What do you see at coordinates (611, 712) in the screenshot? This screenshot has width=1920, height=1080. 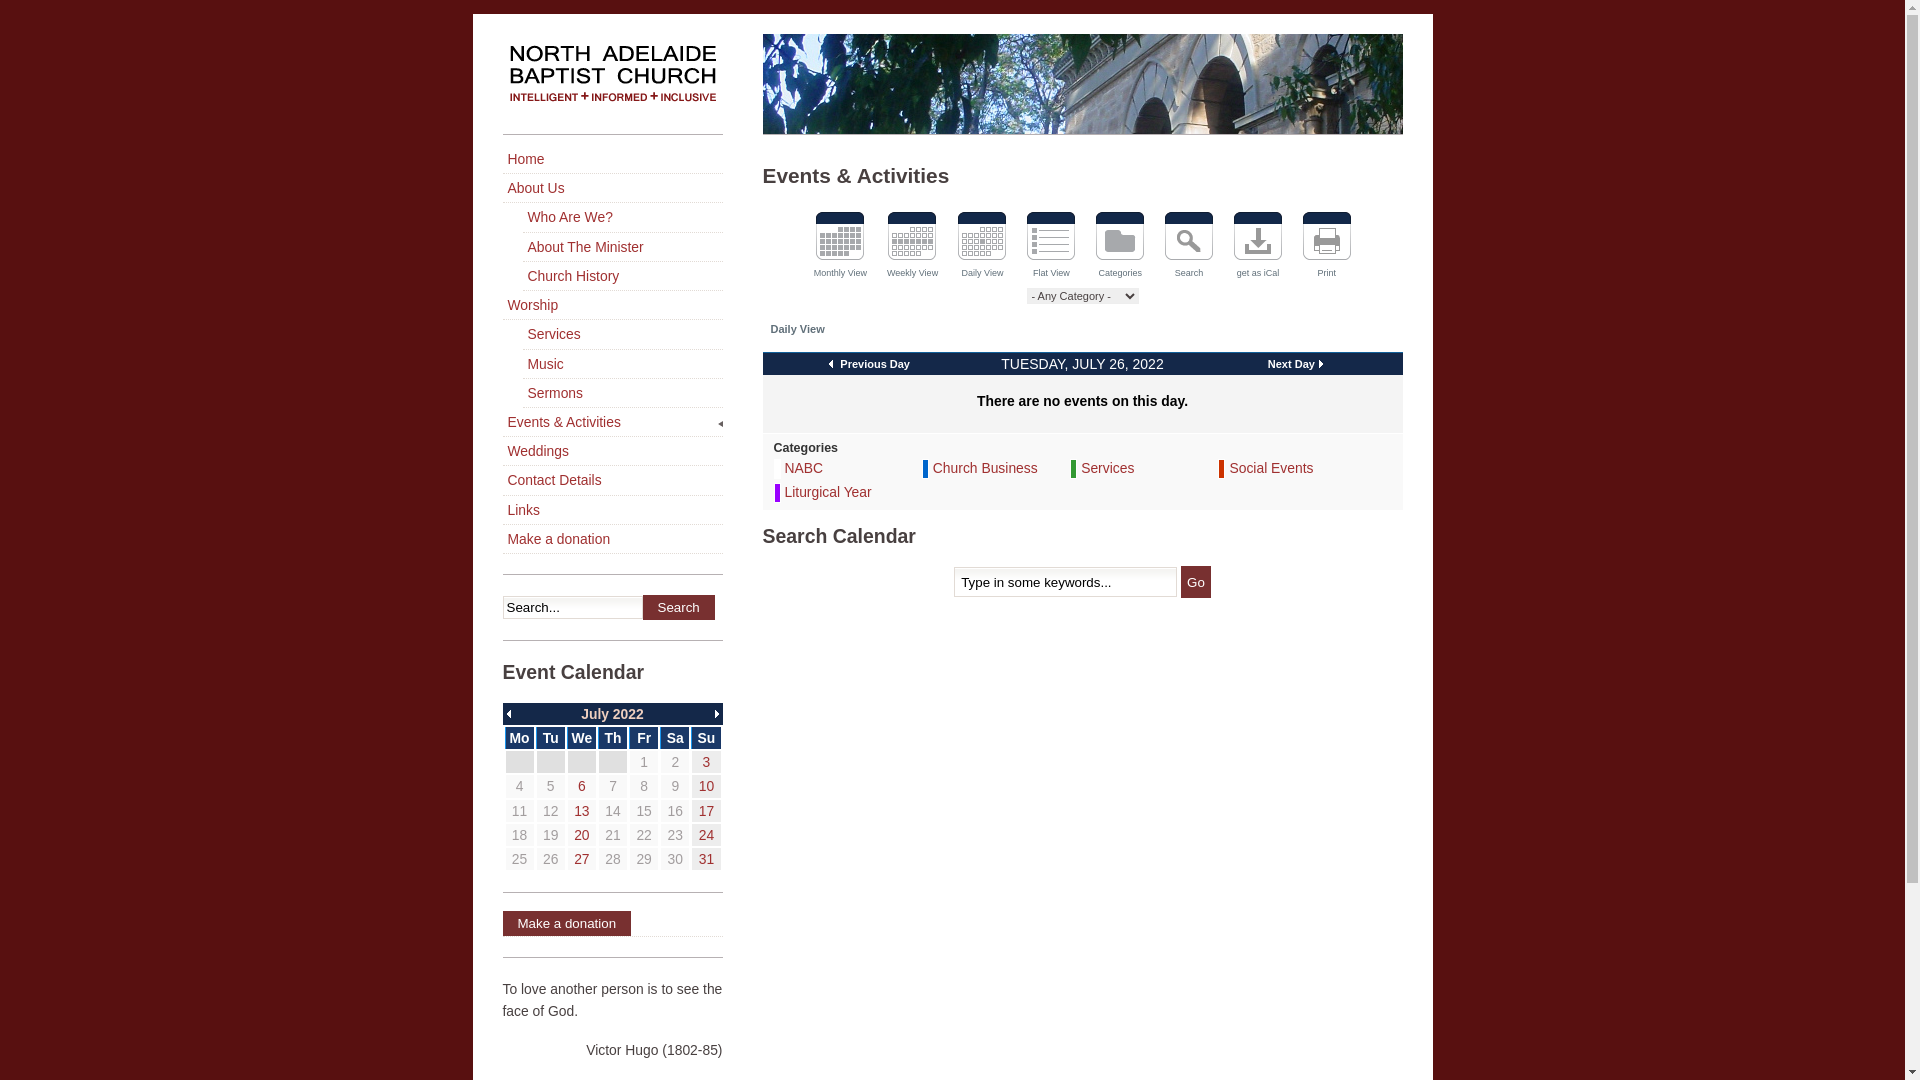 I see `'July 2022'` at bounding box center [611, 712].